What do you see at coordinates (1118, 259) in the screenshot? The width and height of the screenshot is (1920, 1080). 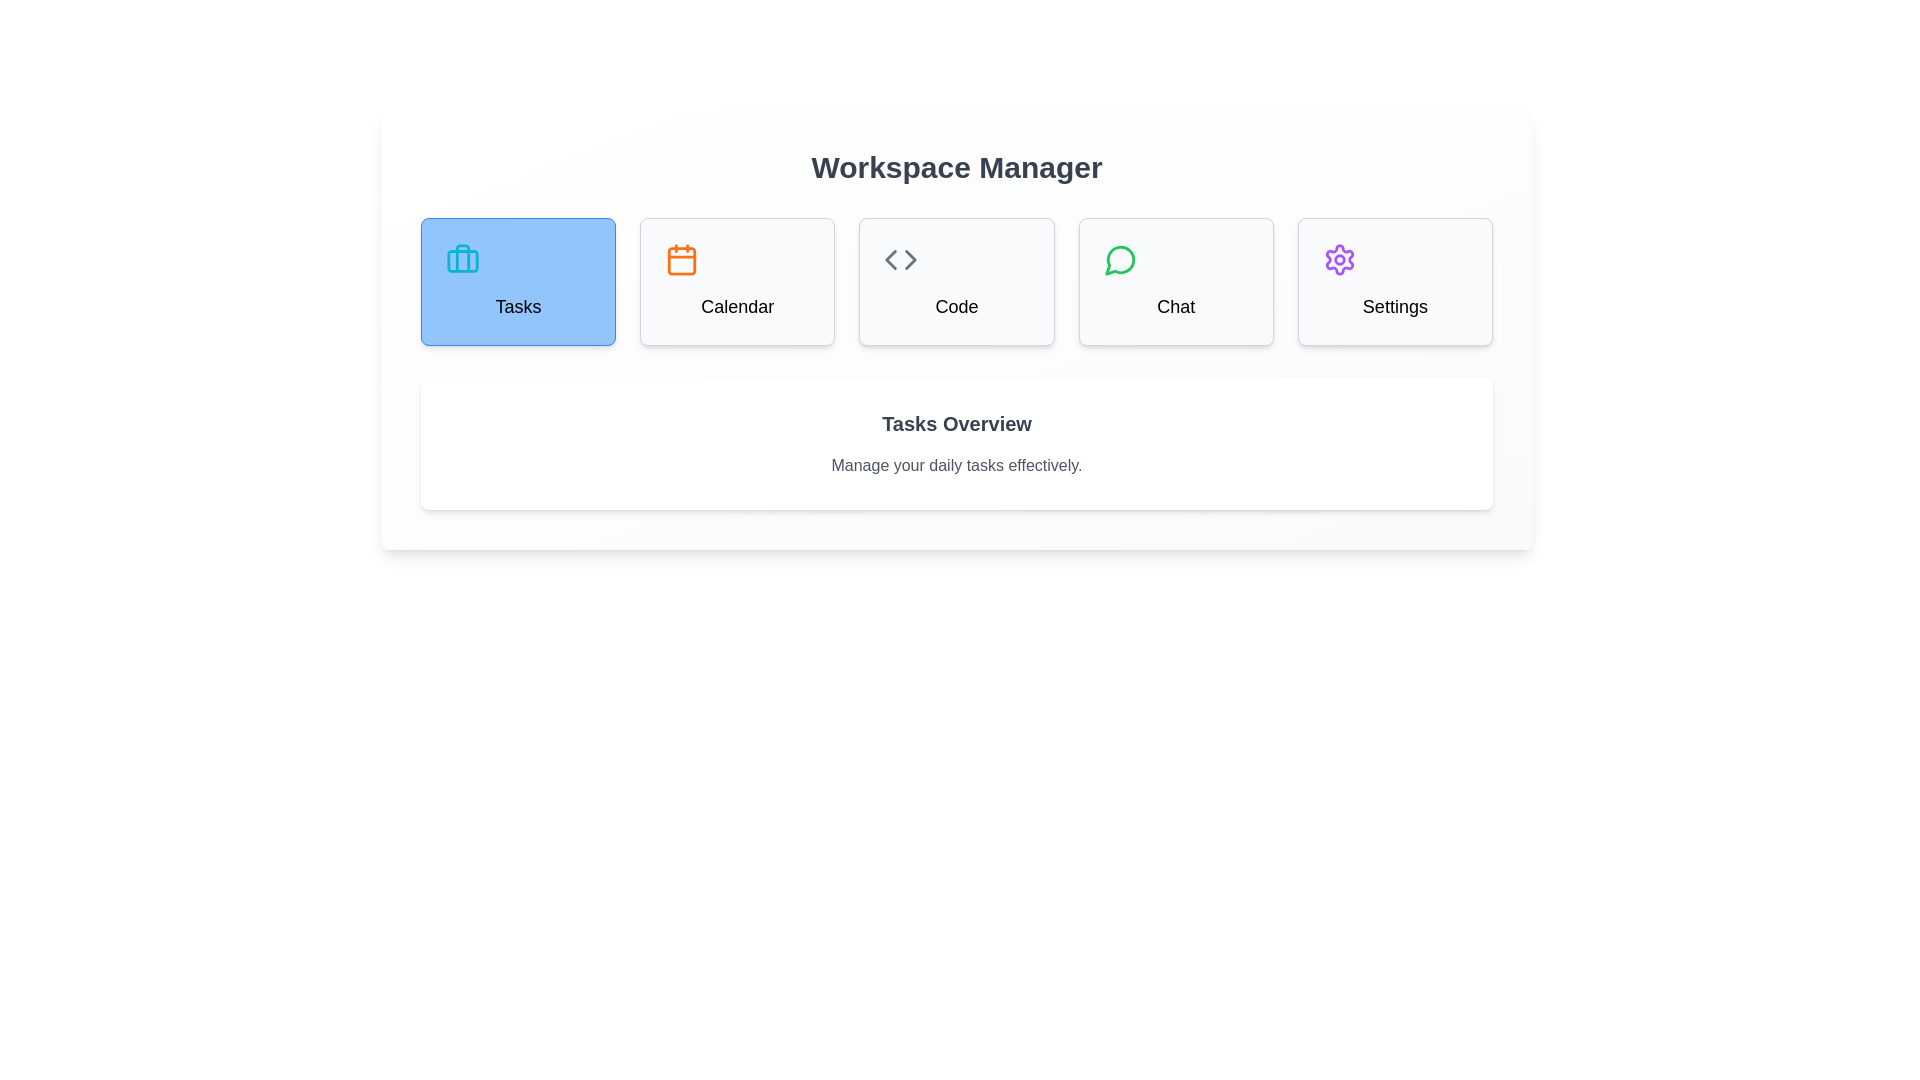 I see `speech bubble tail icon graphic located in the green circular chat icon within the 'Chat' card of the Workspace Manager` at bounding box center [1118, 259].